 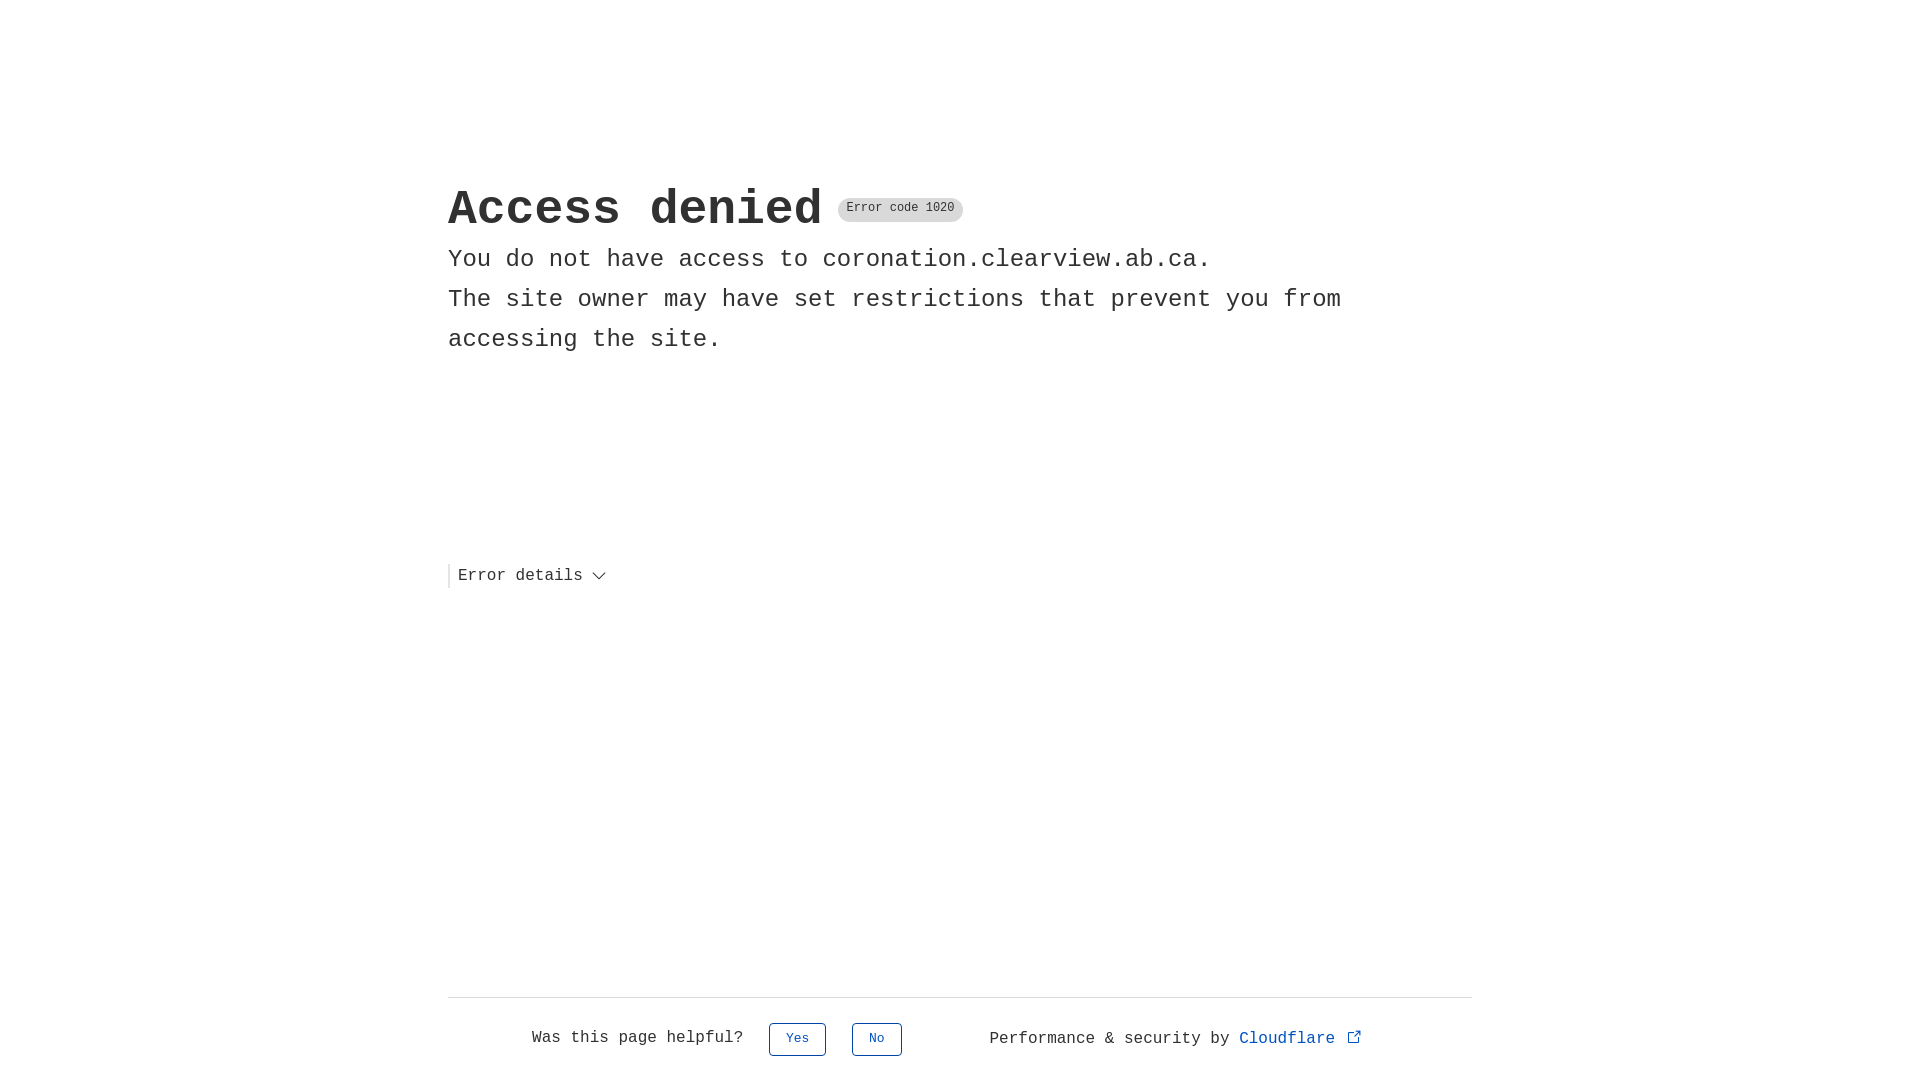 I want to click on 'No', so click(x=851, y=1038).